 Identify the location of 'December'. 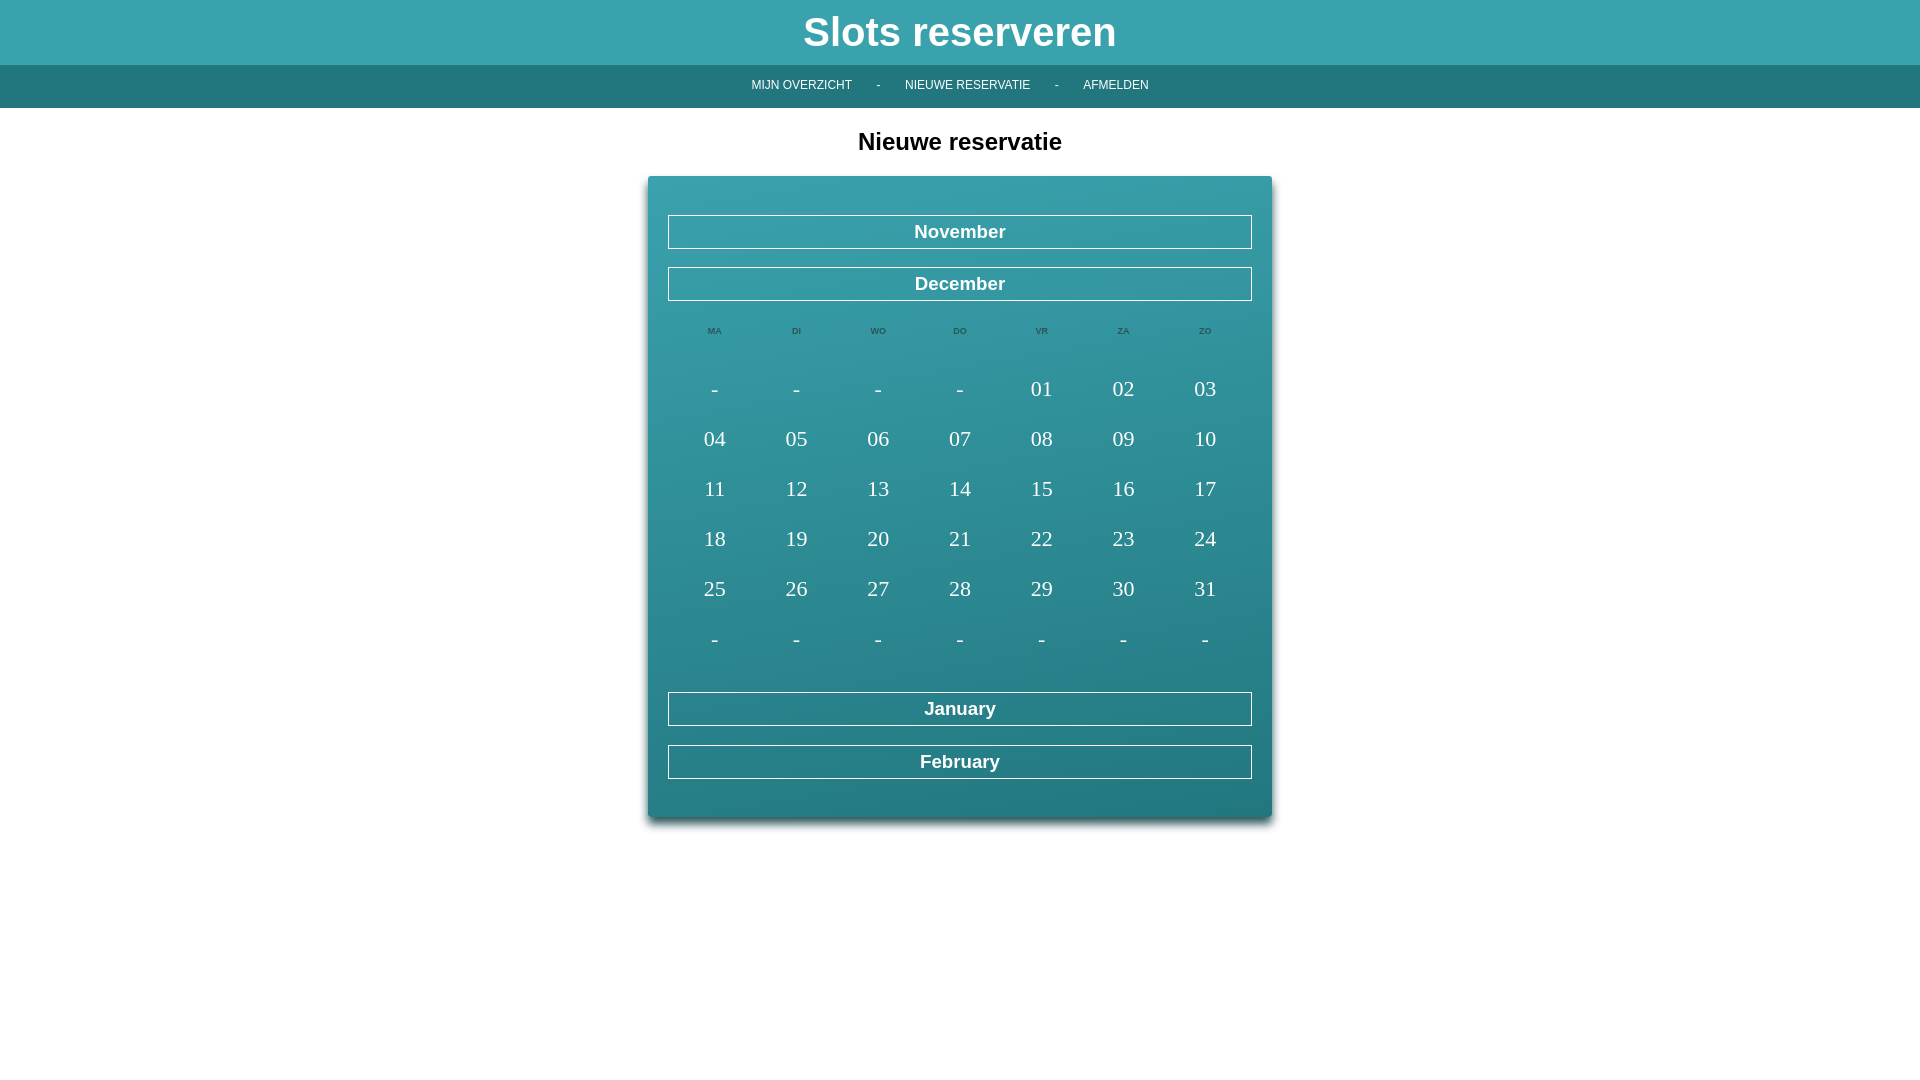
(960, 284).